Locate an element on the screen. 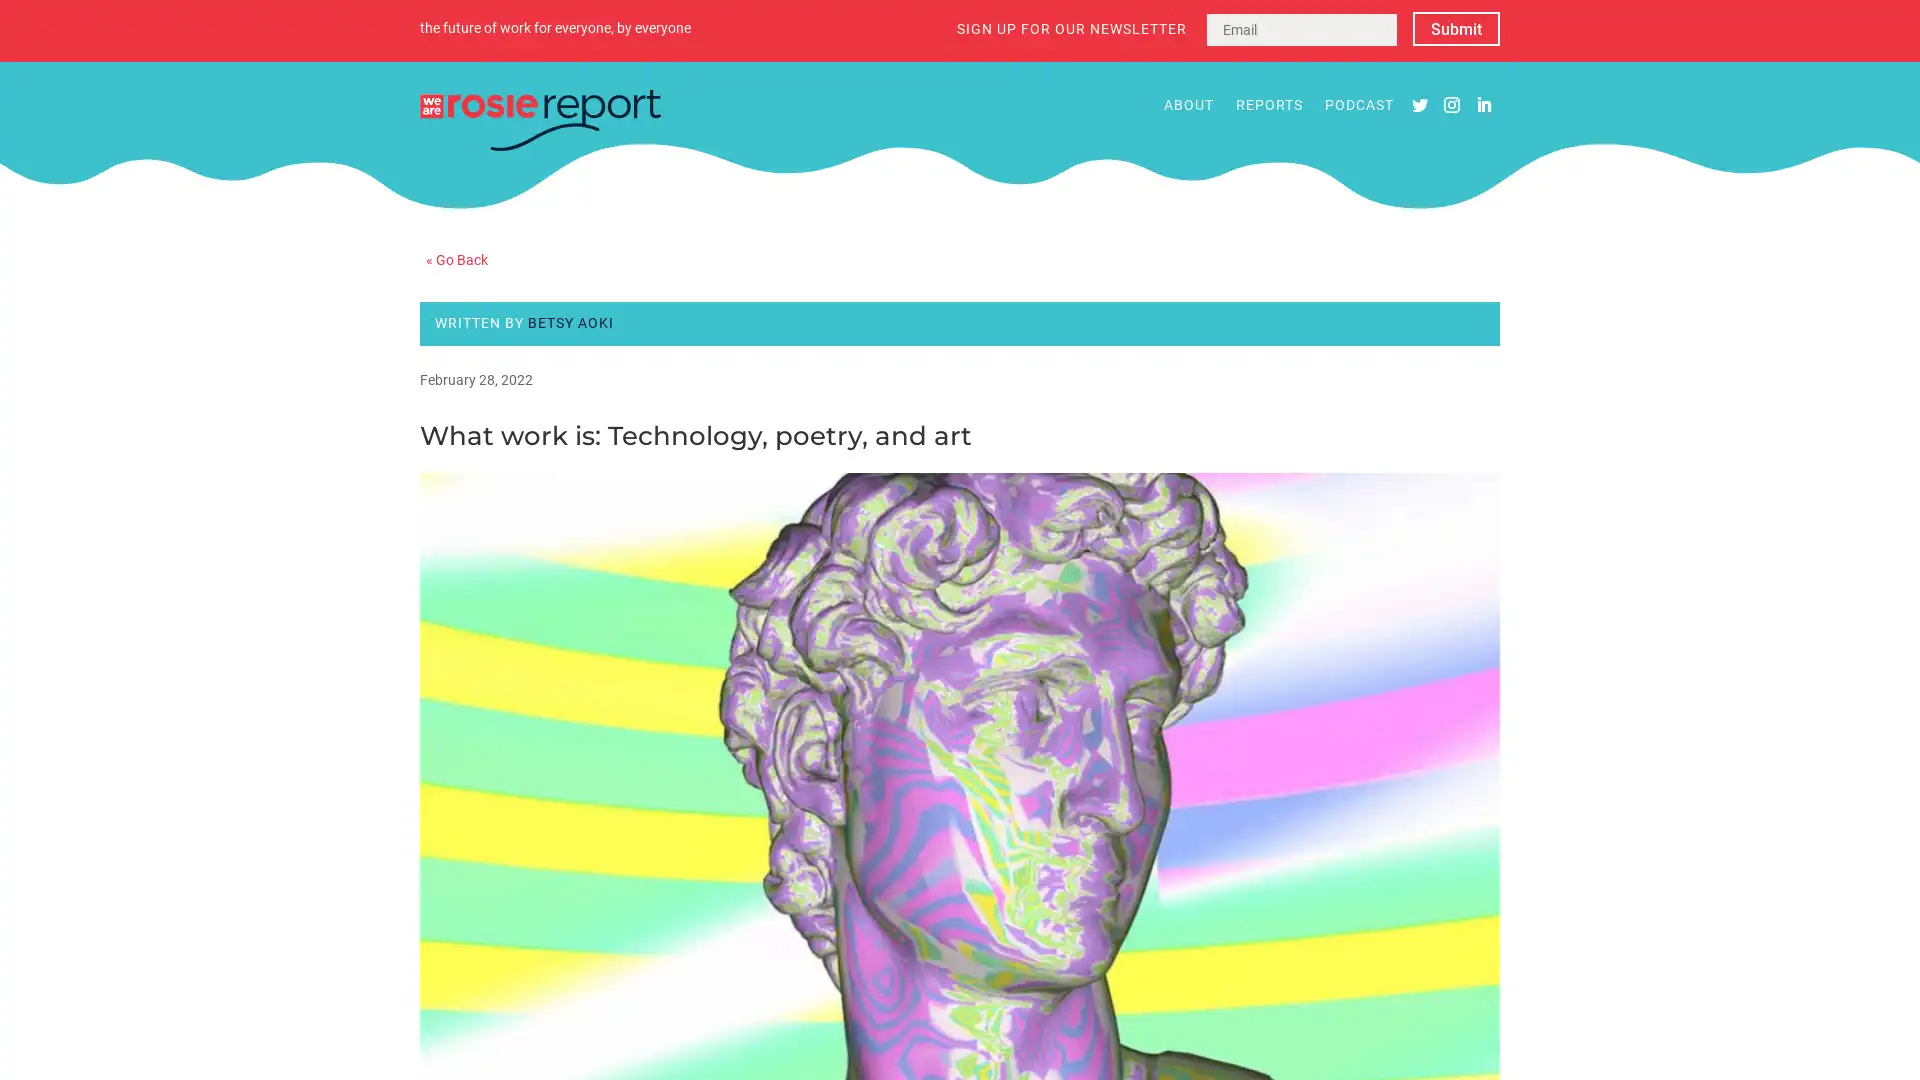 The image size is (1920, 1080). Submit is located at coordinates (1455, 29).